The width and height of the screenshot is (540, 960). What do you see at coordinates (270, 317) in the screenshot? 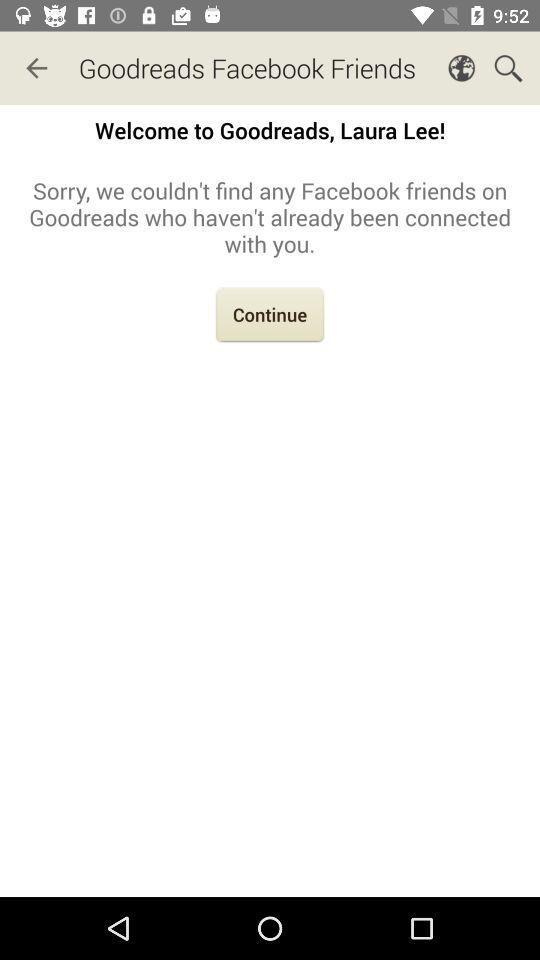
I see `continue item` at bounding box center [270, 317].